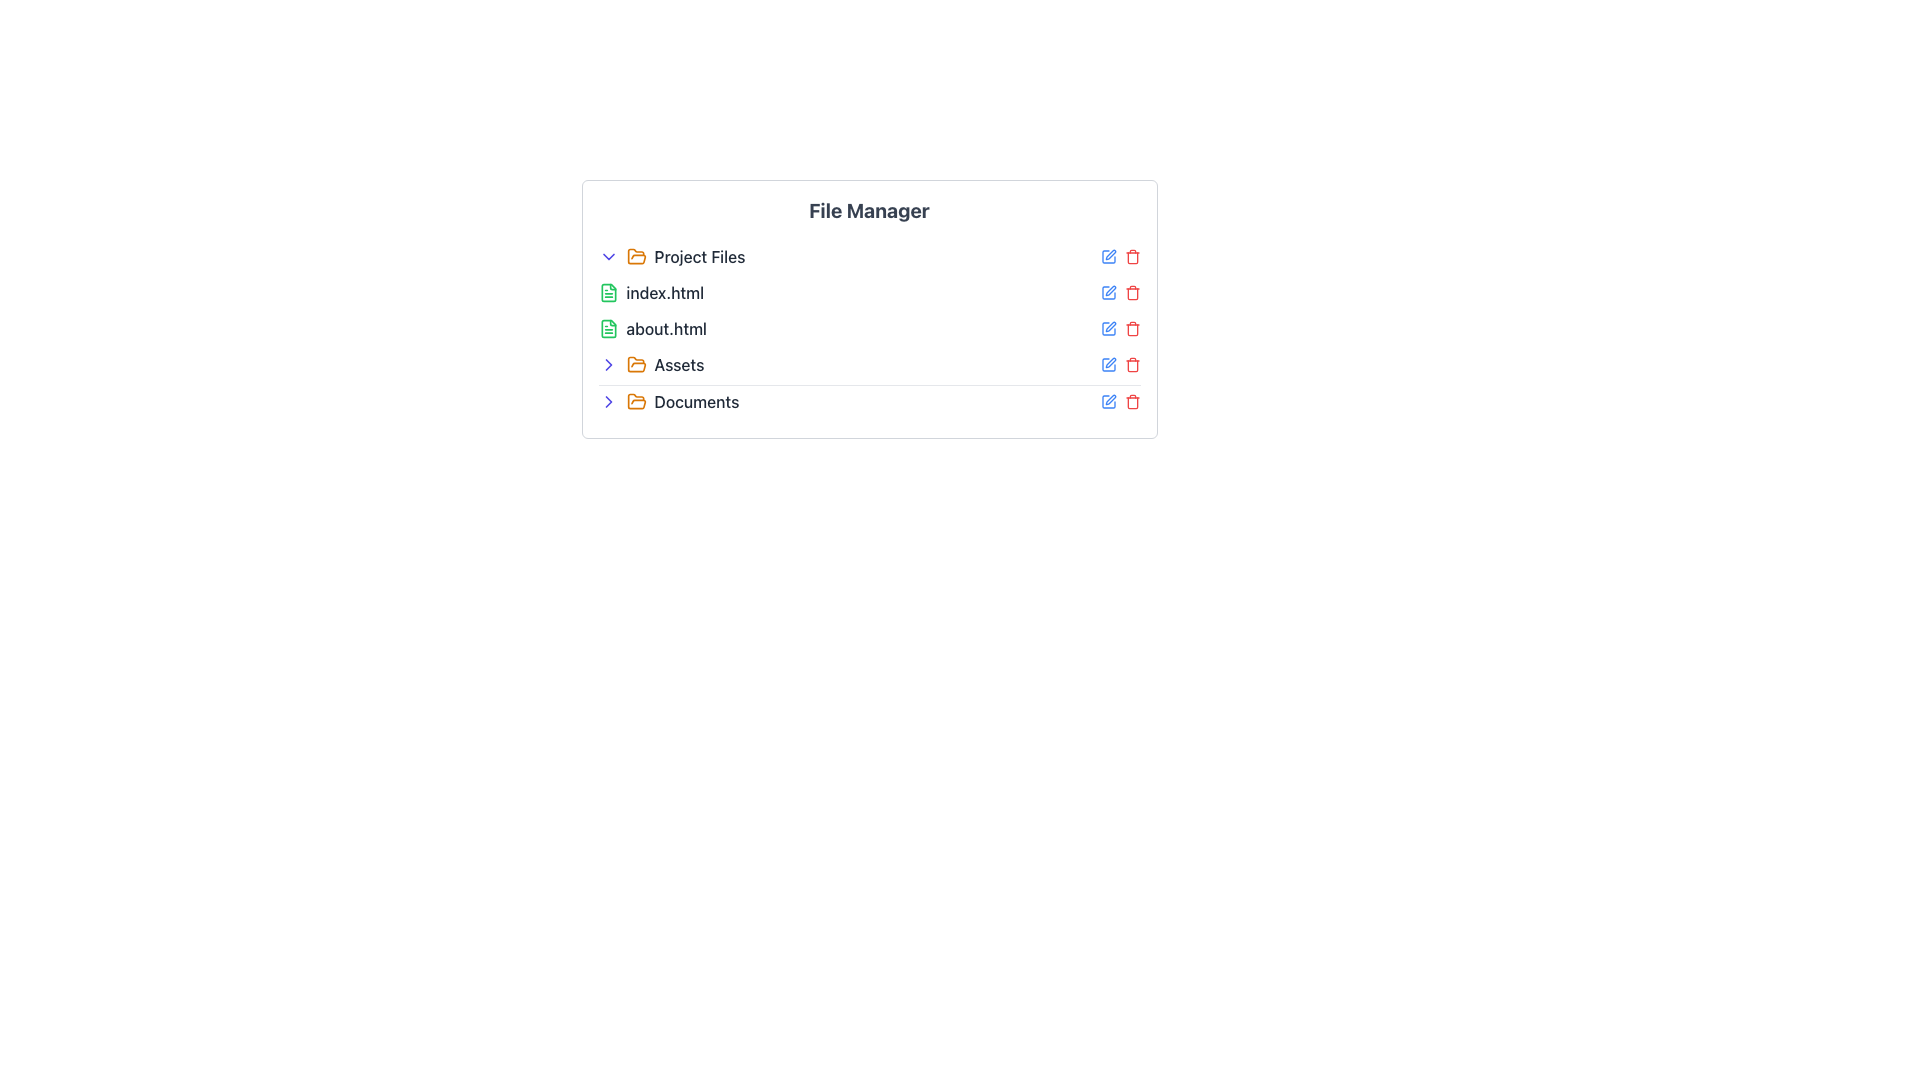 This screenshot has height=1080, width=1920. What do you see at coordinates (1132, 256) in the screenshot?
I see `the red trash icon button located at the top-right corner of the first row in the File Manager table` at bounding box center [1132, 256].